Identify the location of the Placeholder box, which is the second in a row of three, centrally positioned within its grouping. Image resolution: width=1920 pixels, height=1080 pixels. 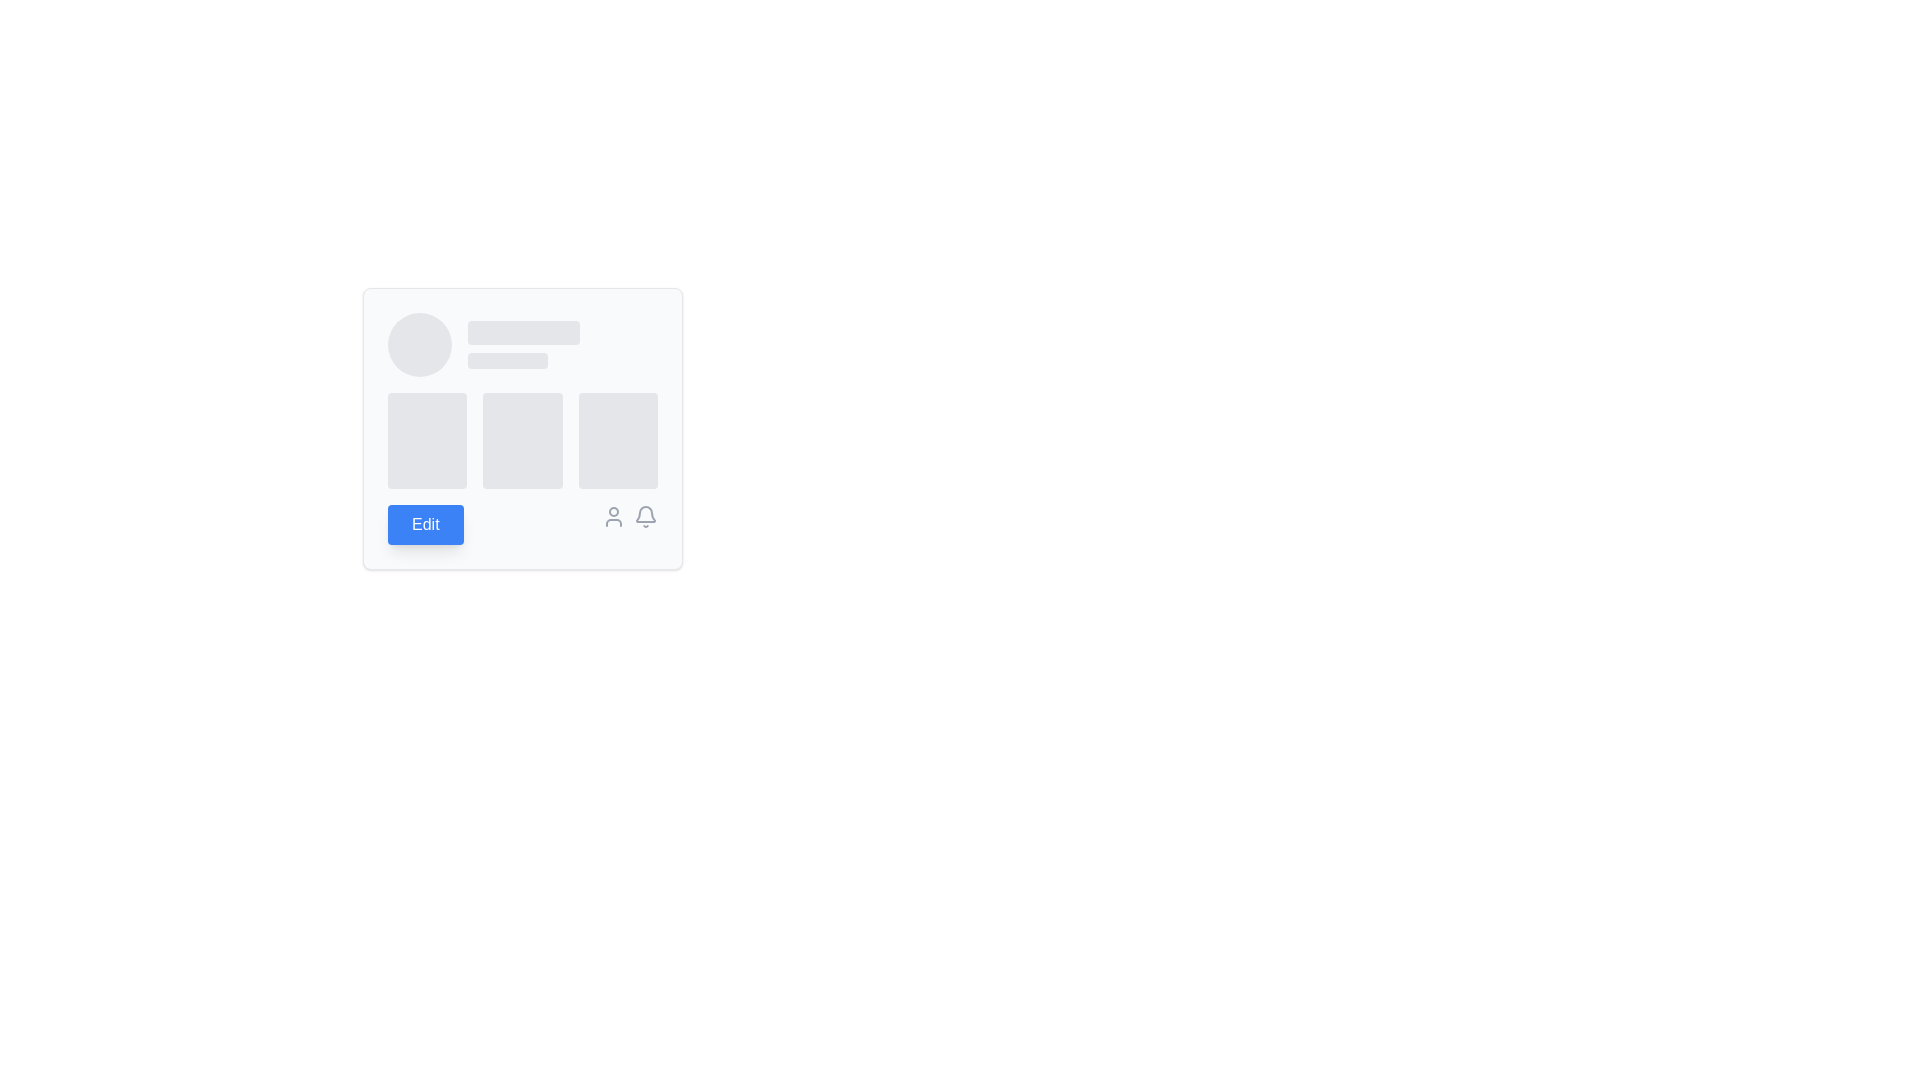
(523, 439).